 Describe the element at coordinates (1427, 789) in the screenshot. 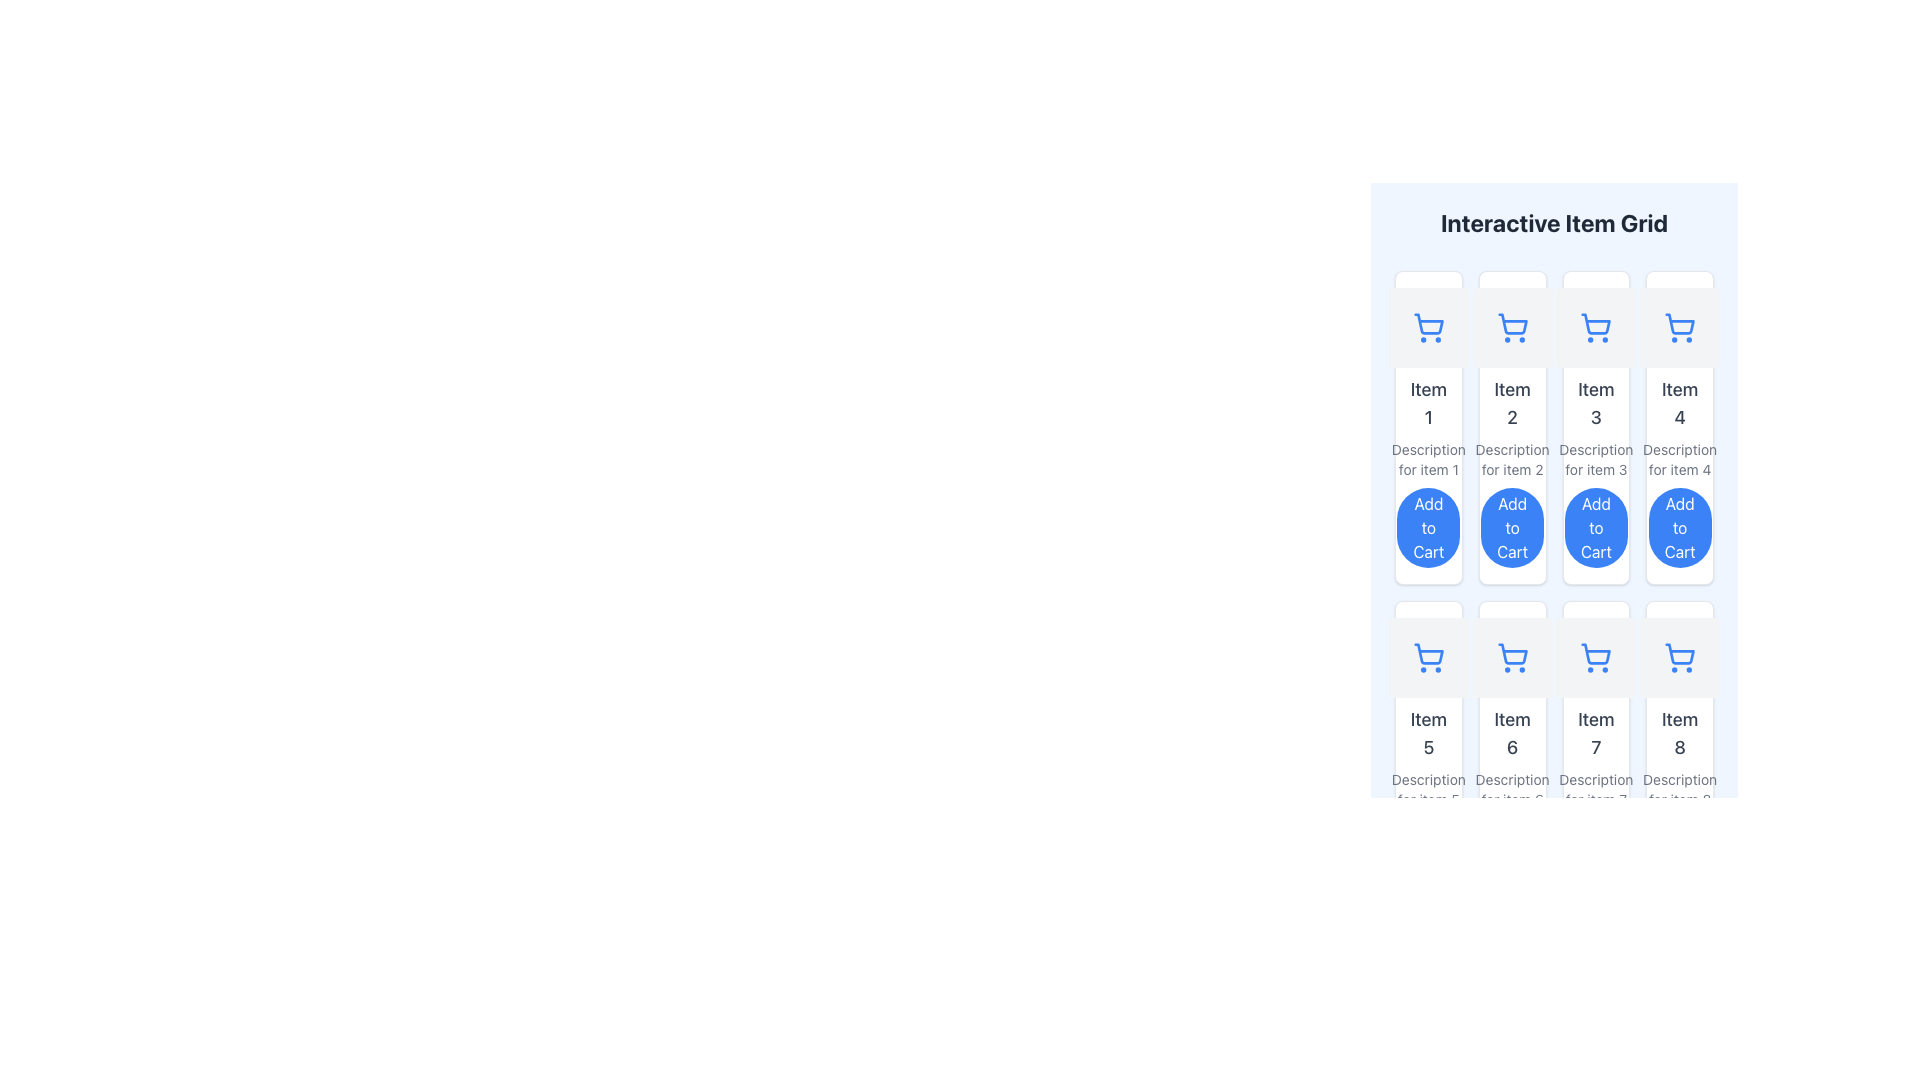

I see `the Text Label located under 'Item 5' and above the 'Add to Cart' button in the bottom-left section of the grid` at that location.